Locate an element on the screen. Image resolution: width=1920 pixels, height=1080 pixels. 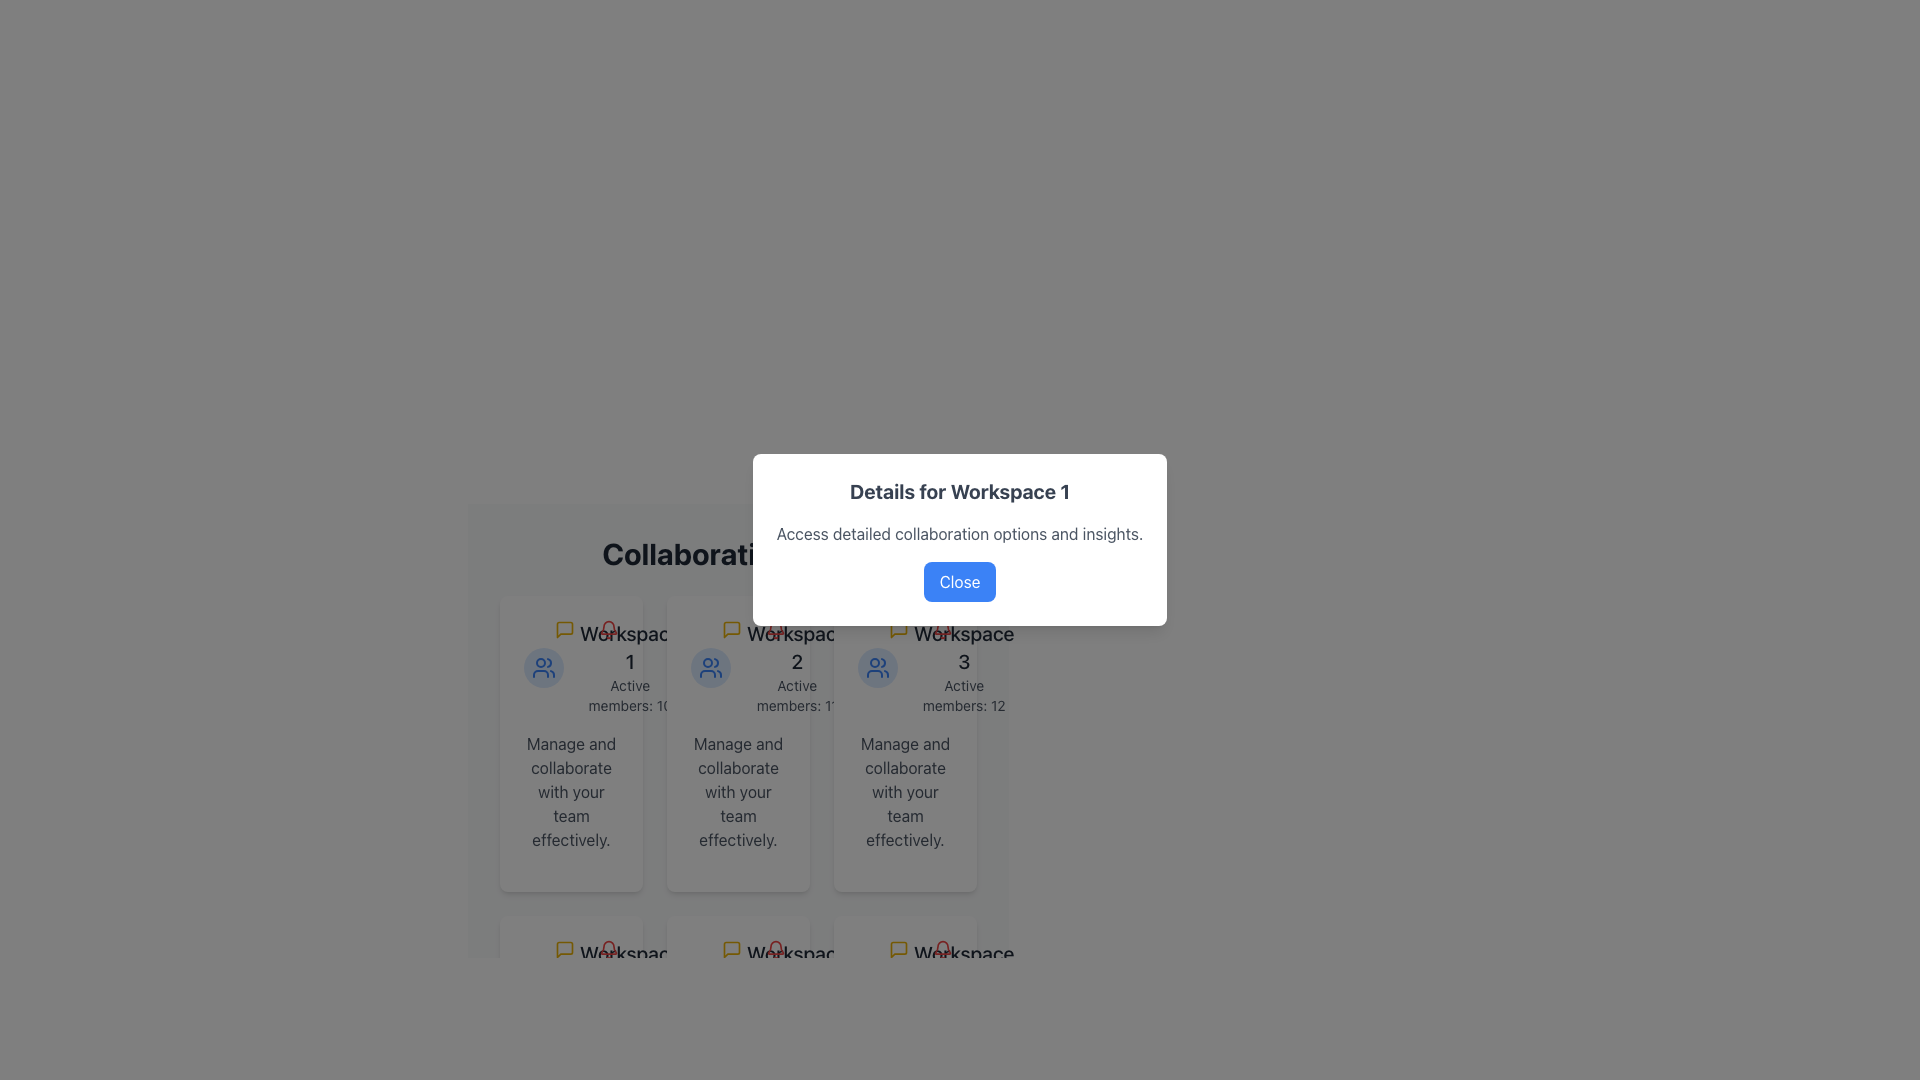
the blue circular icon representing two abstract human figures located in the middle column of the first row in the grid layout of cards, specifically in 'Workspace 2' is located at coordinates (710, 667).